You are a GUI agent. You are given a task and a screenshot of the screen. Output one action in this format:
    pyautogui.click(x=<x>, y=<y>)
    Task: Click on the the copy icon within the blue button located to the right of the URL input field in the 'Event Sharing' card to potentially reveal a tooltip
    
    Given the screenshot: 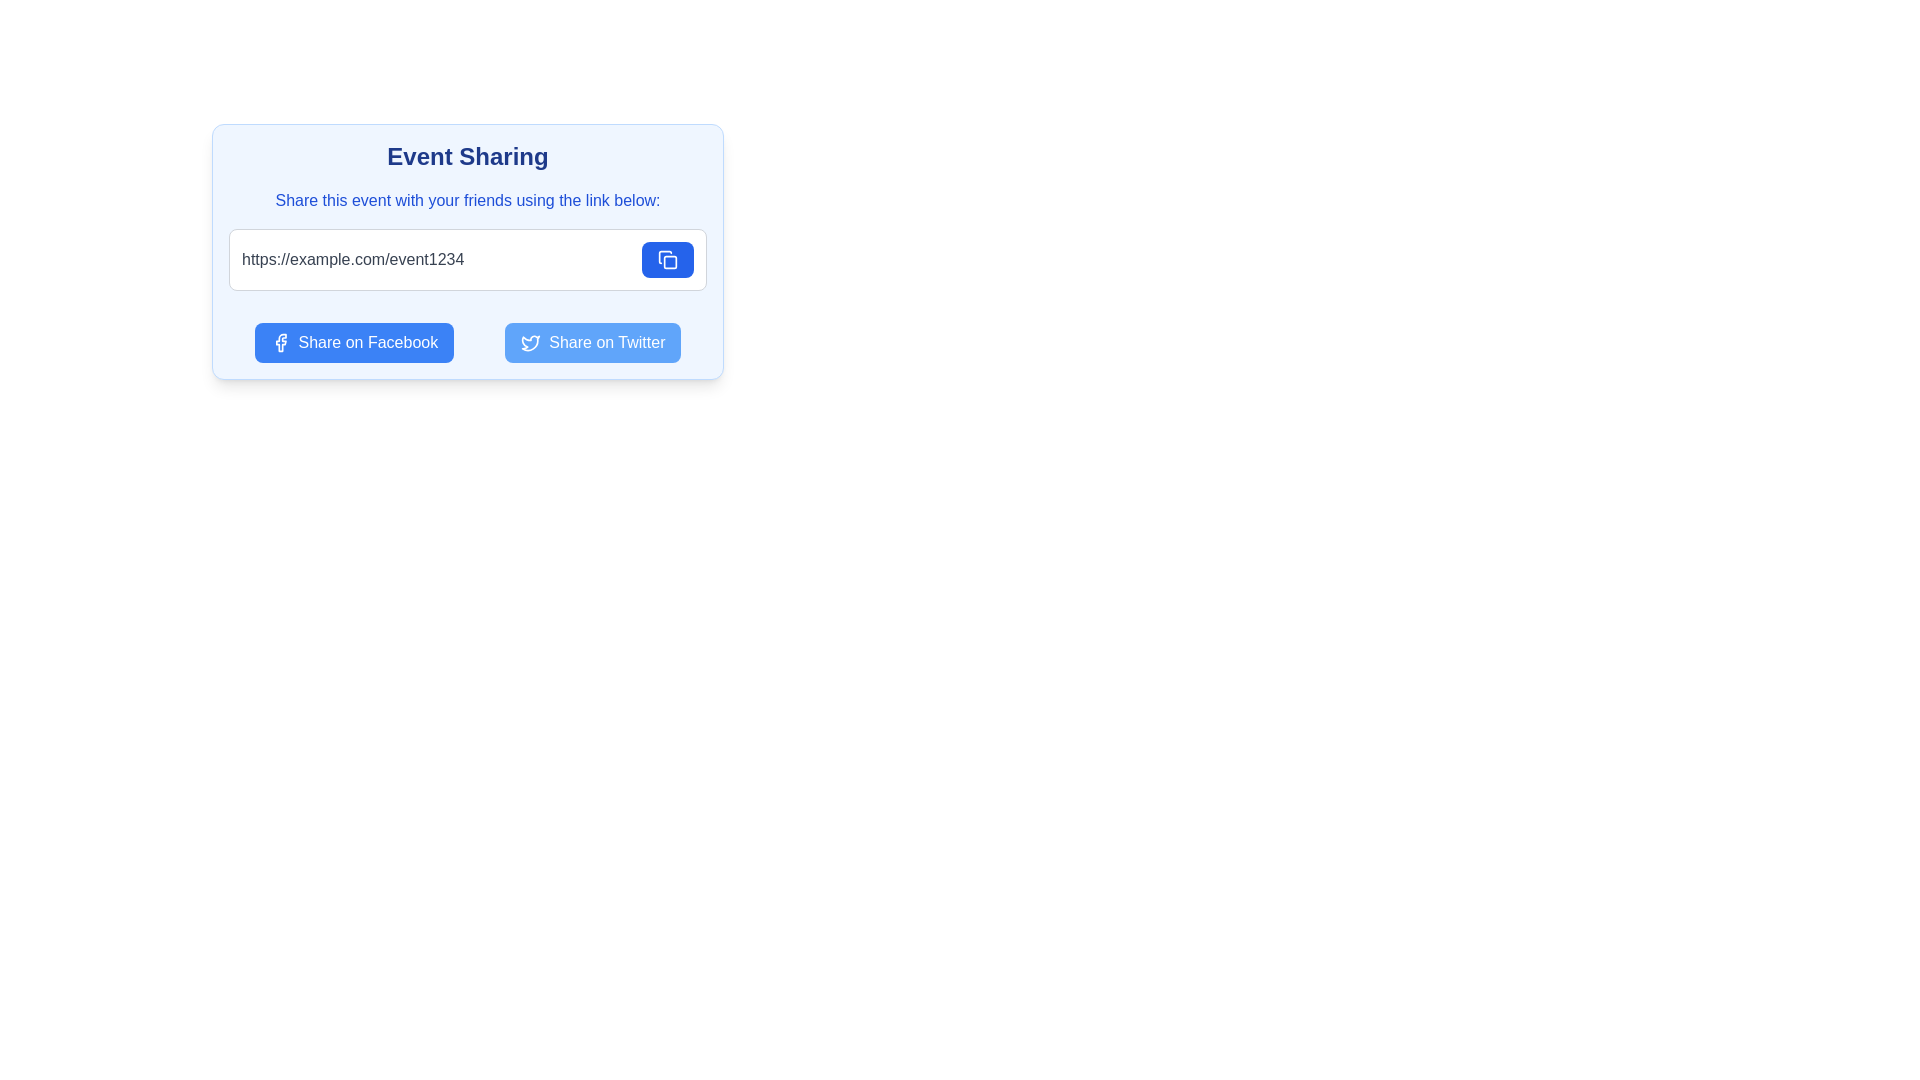 What is the action you would take?
    pyautogui.click(x=667, y=258)
    